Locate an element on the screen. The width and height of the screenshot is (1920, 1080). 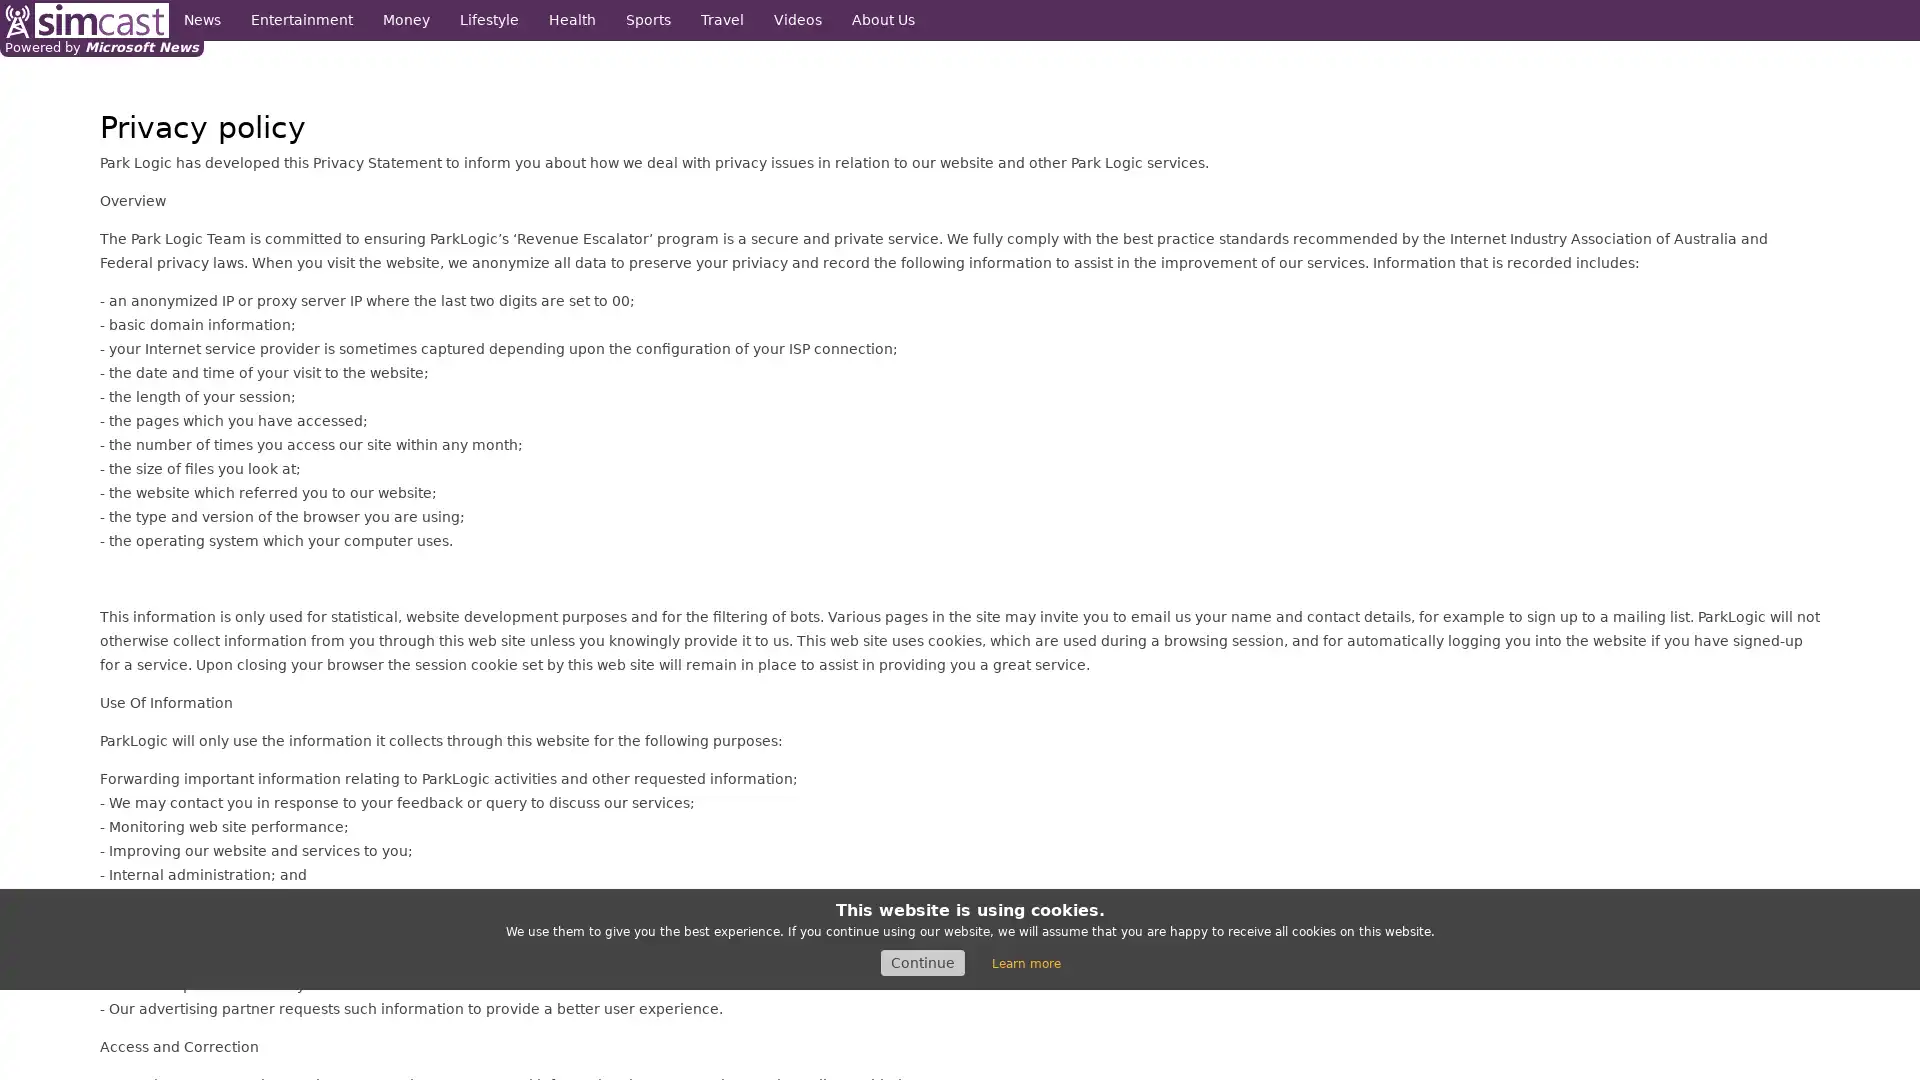
Continue is located at coordinates (921, 962).